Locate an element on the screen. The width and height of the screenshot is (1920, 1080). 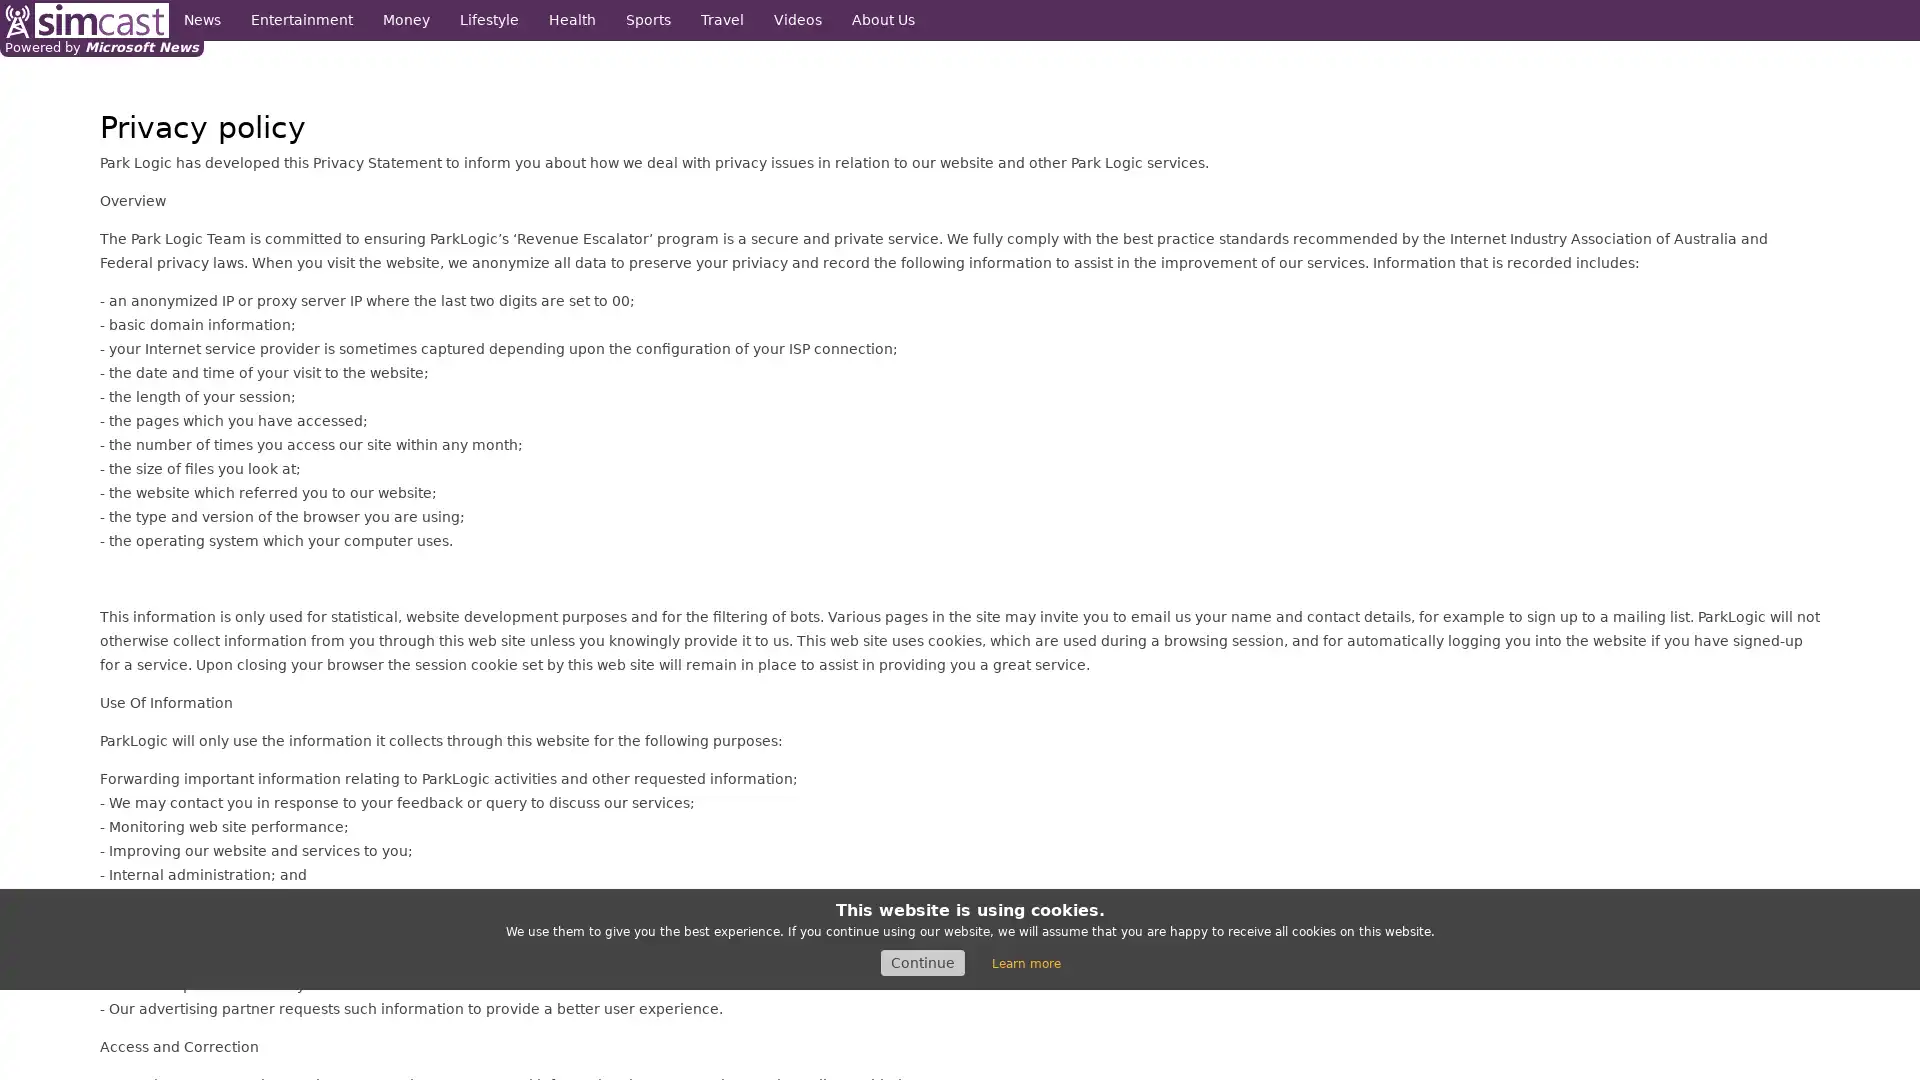
Continue is located at coordinates (921, 962).